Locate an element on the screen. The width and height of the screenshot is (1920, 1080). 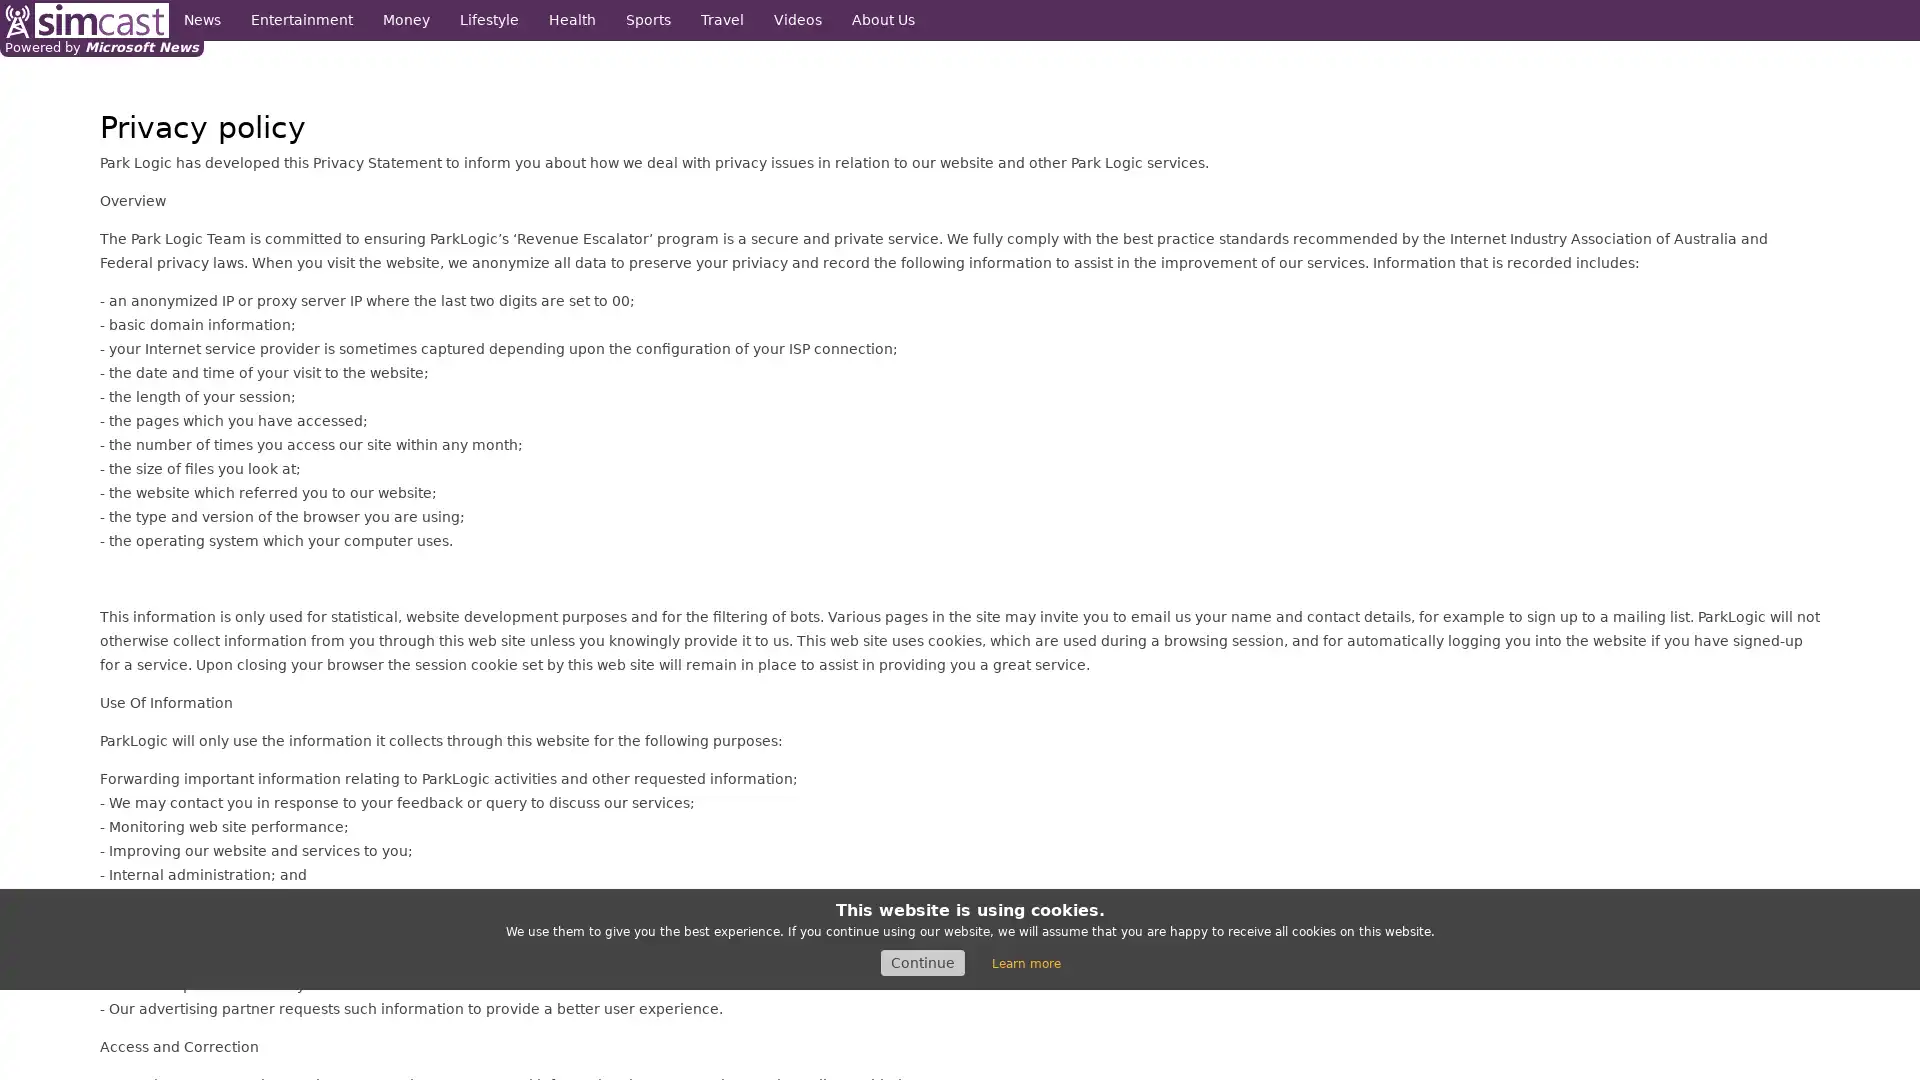
Continue is located at coordinates (921, 962).